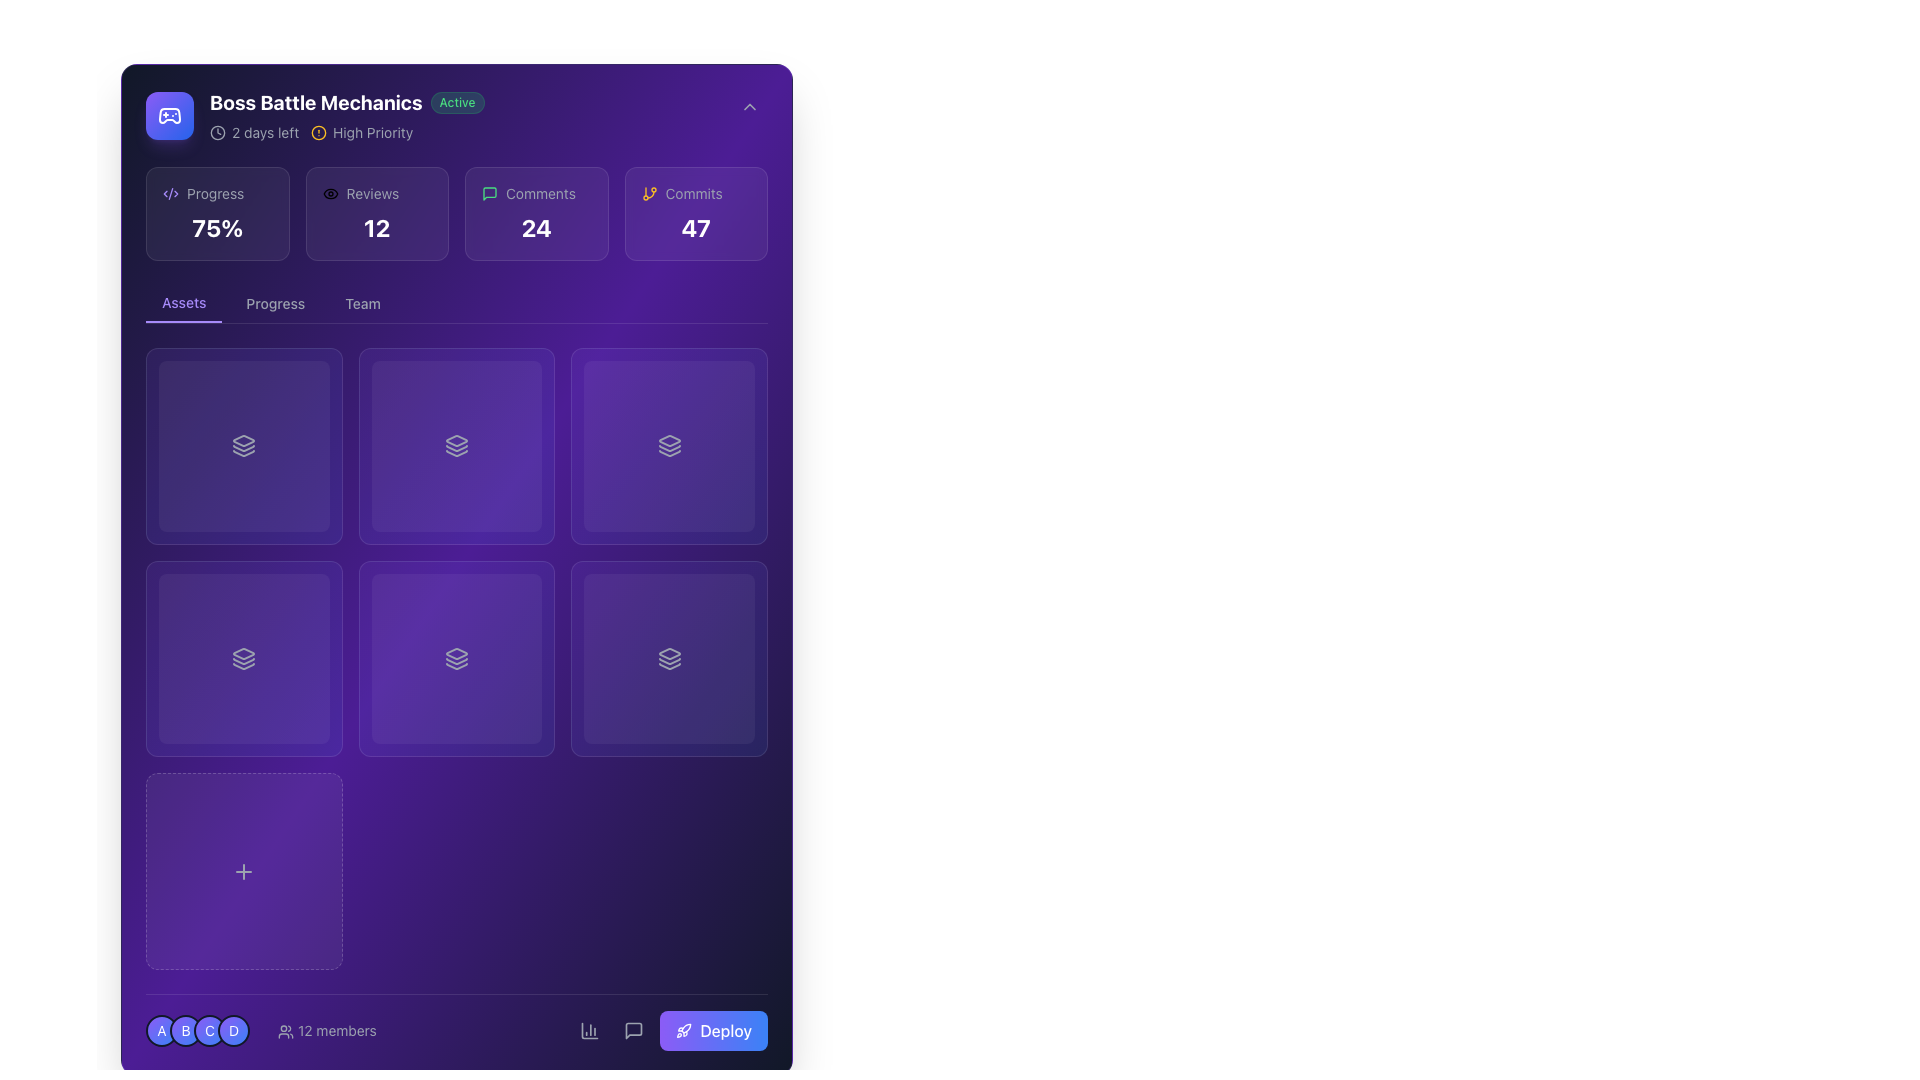  Describe the element at coordinates (363, 304) in the screenshot. I see `the 'Team' button, which is the third button in a horizontal group of three, to change its color from gray to white` at that location.